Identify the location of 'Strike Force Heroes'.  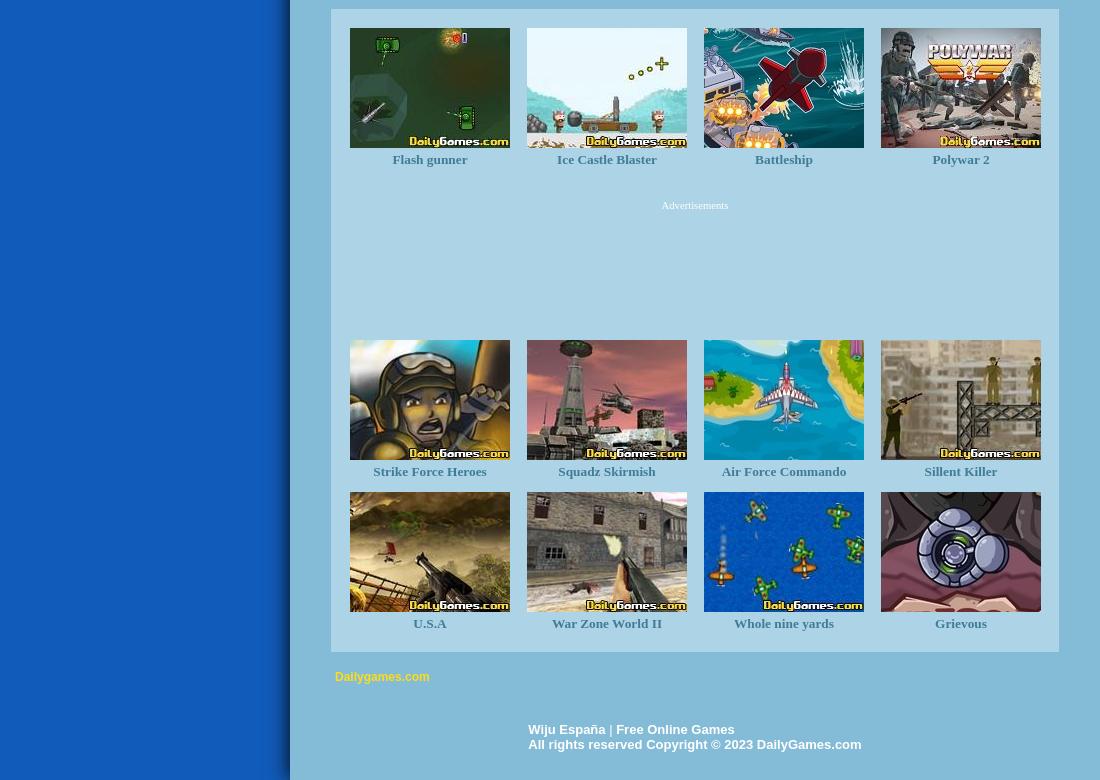
(428, 471).